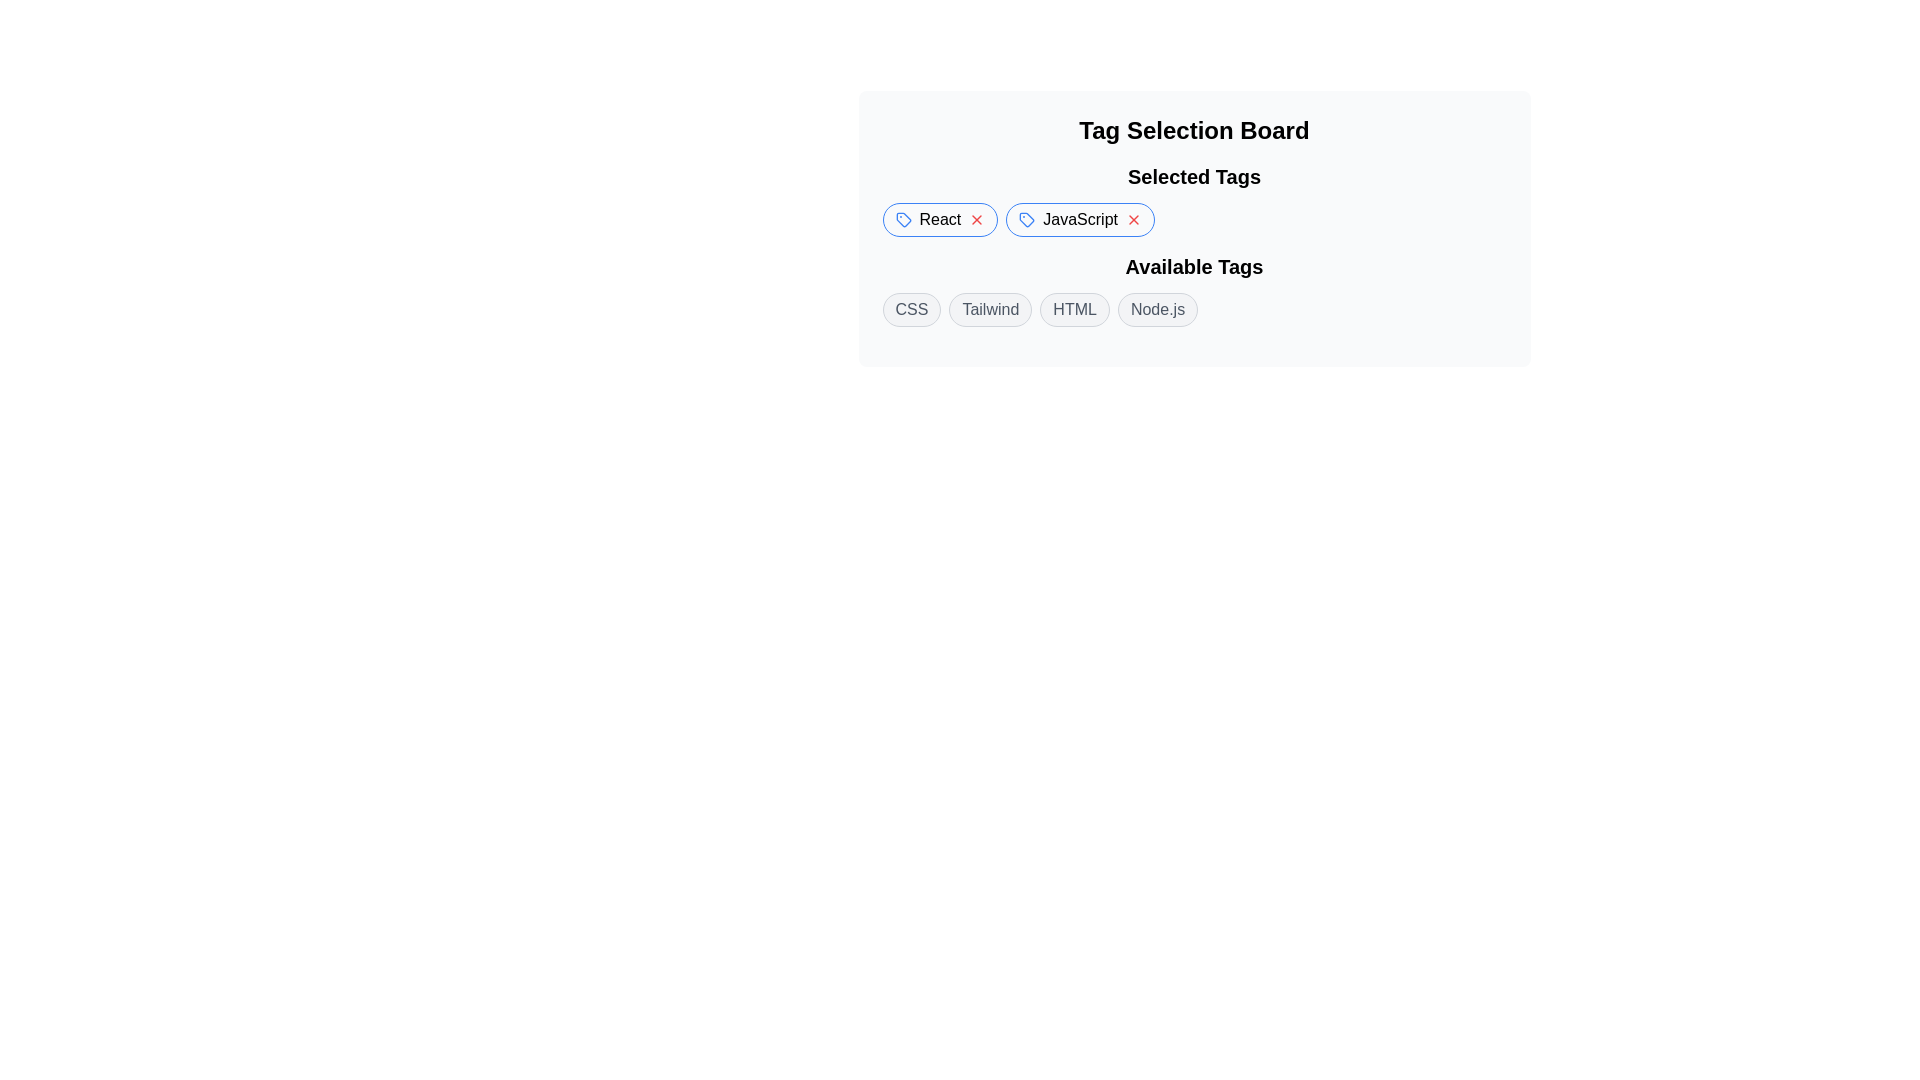  Describe the element at coordinates (977, 219) in the screenshot. I see `the 'remove' button located to the right of the 'React' tag in the 'Selected Tags' section to deselect or delete this tag` at that location.